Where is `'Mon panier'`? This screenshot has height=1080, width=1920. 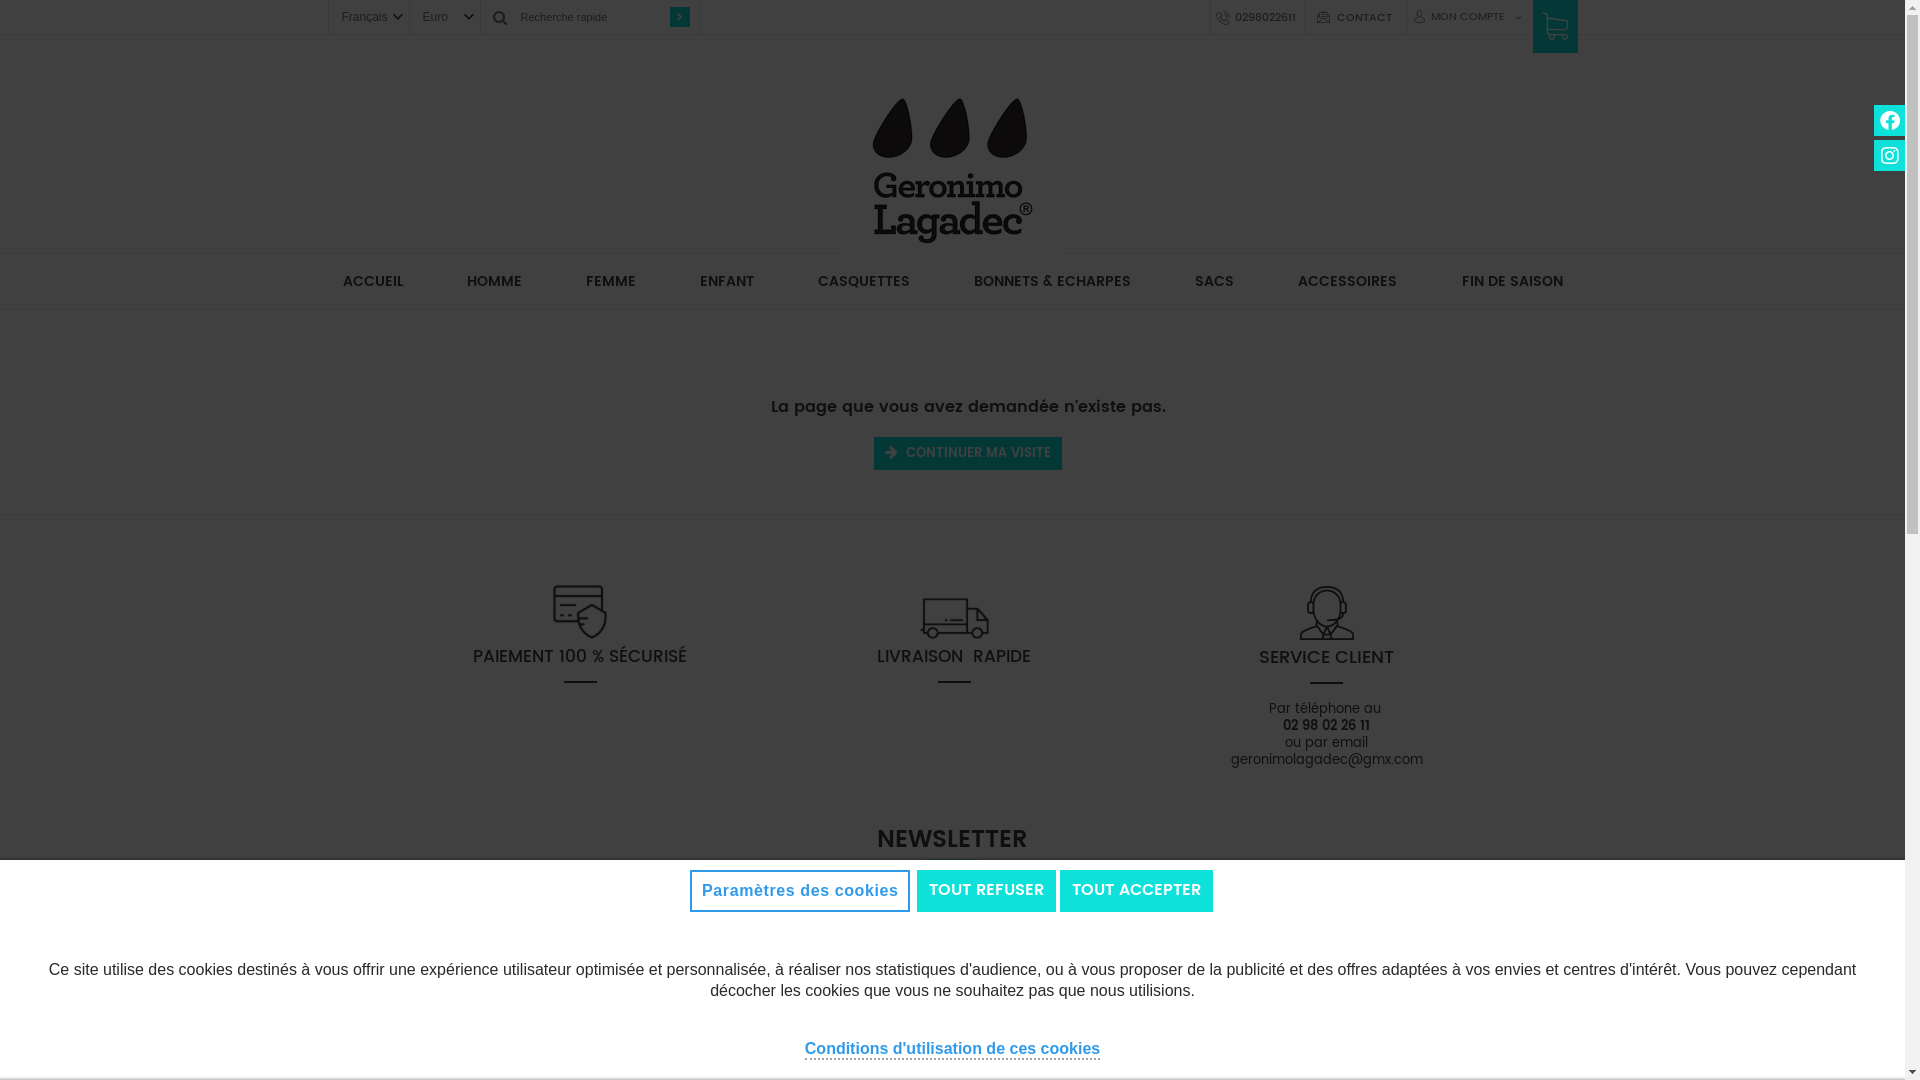
'Mon panier' is located at coordinates (1553, 34).